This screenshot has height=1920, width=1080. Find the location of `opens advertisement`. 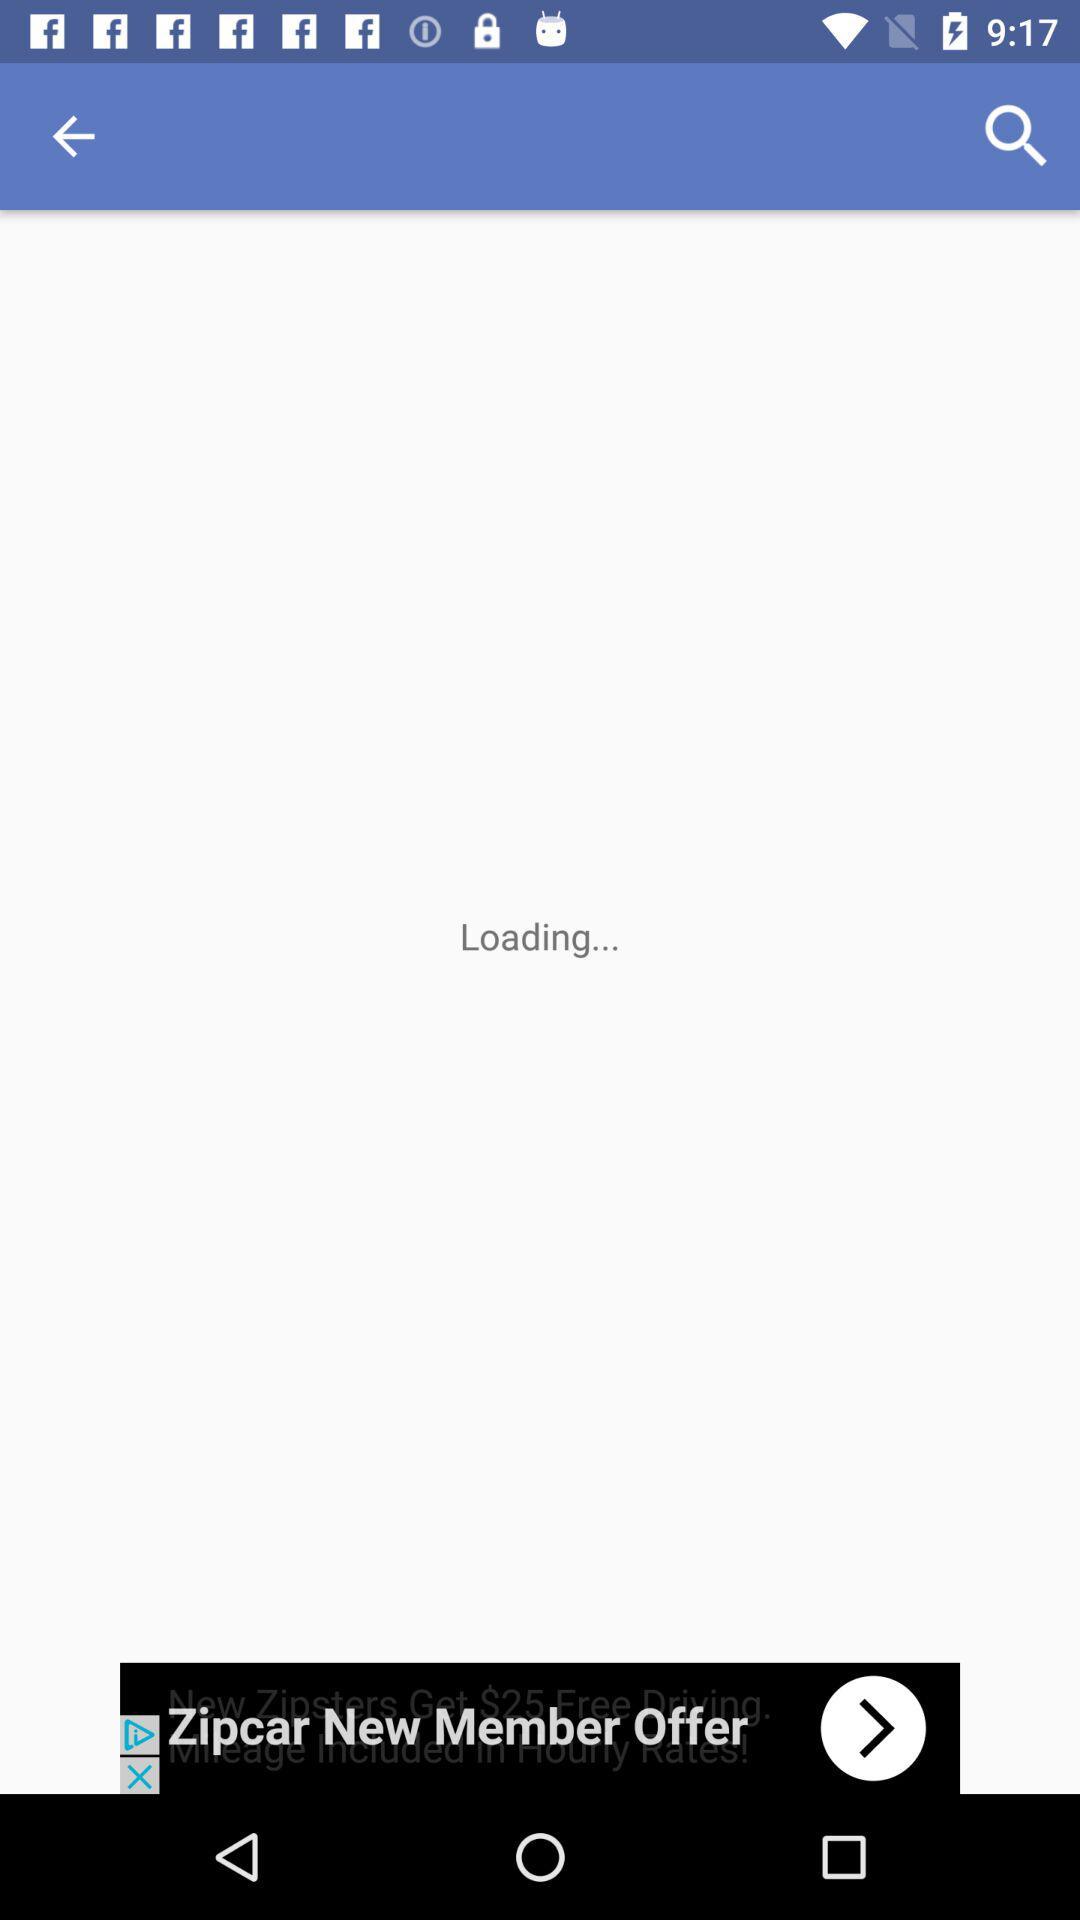

opens advertisement is located at coordinates (540, 1727).